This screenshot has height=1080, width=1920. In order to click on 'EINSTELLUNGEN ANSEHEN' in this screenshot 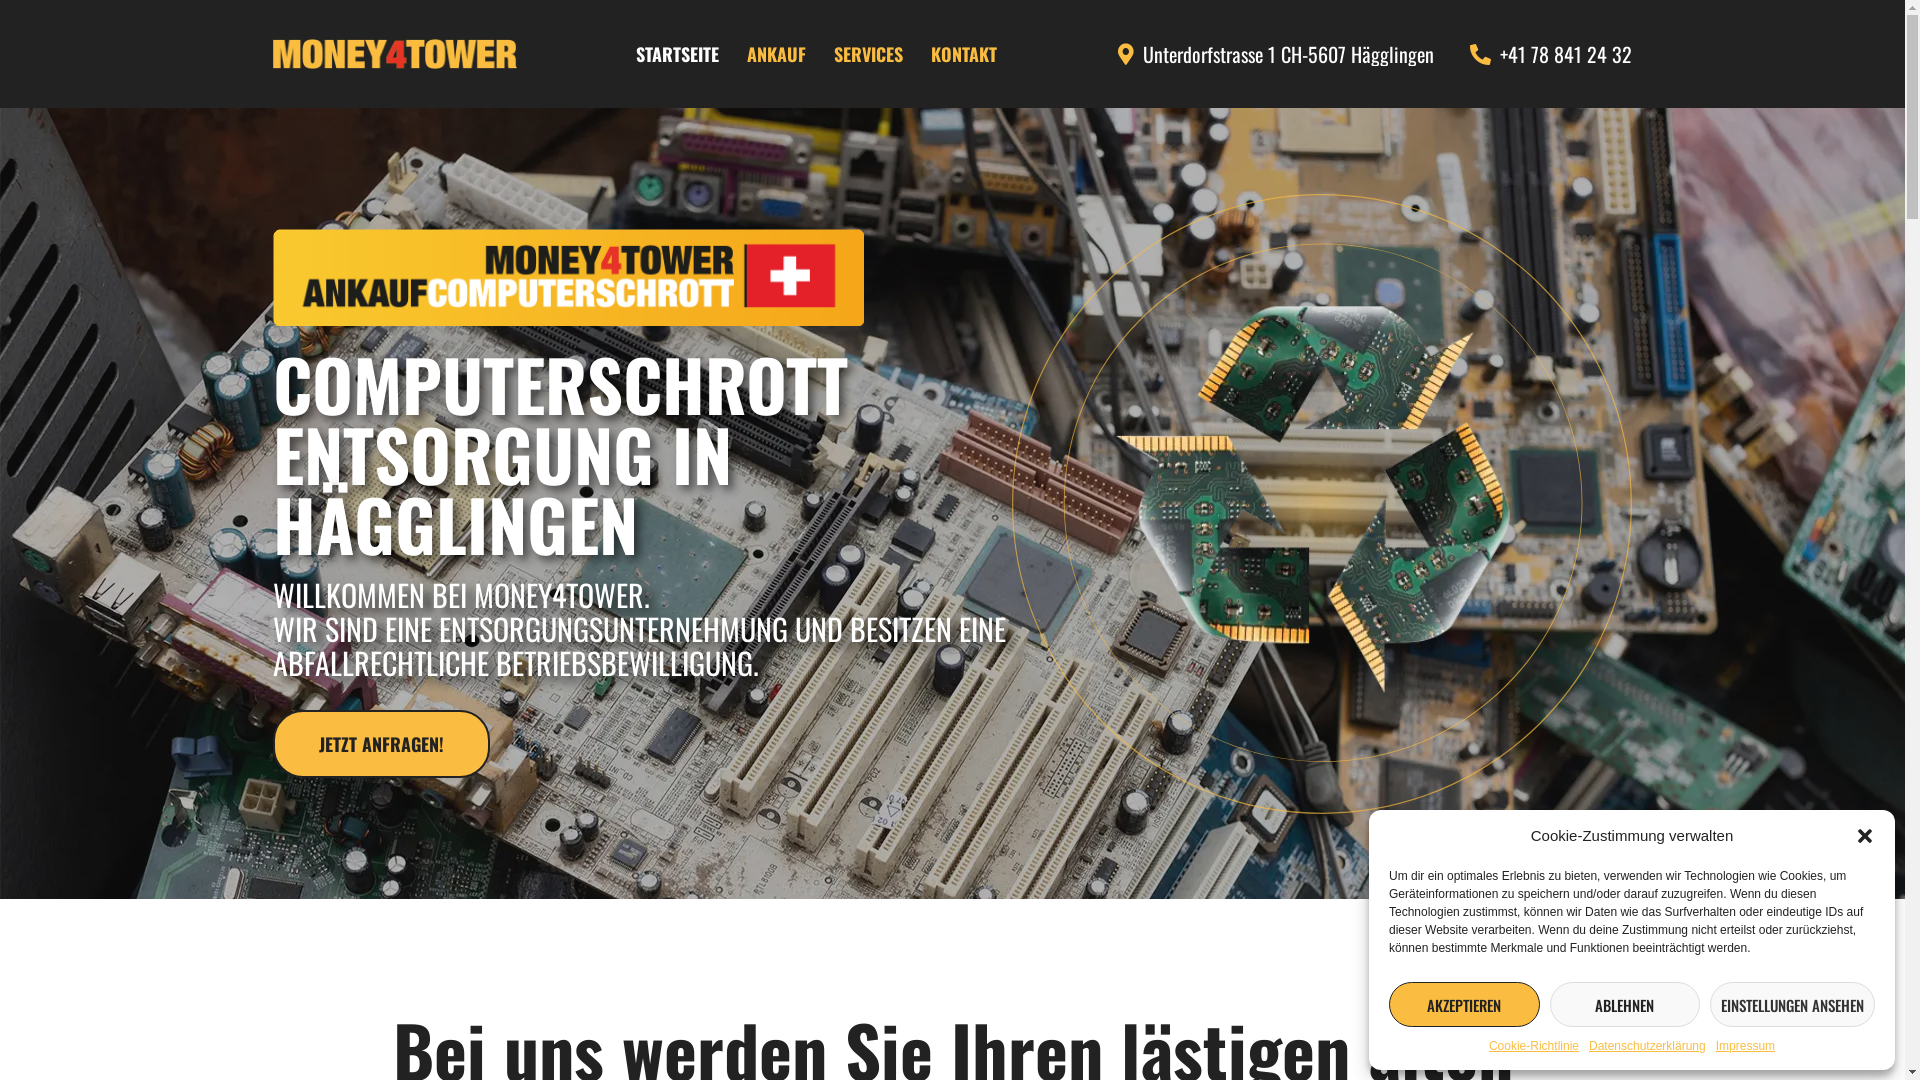, I will do `click(1708, 1004)`.